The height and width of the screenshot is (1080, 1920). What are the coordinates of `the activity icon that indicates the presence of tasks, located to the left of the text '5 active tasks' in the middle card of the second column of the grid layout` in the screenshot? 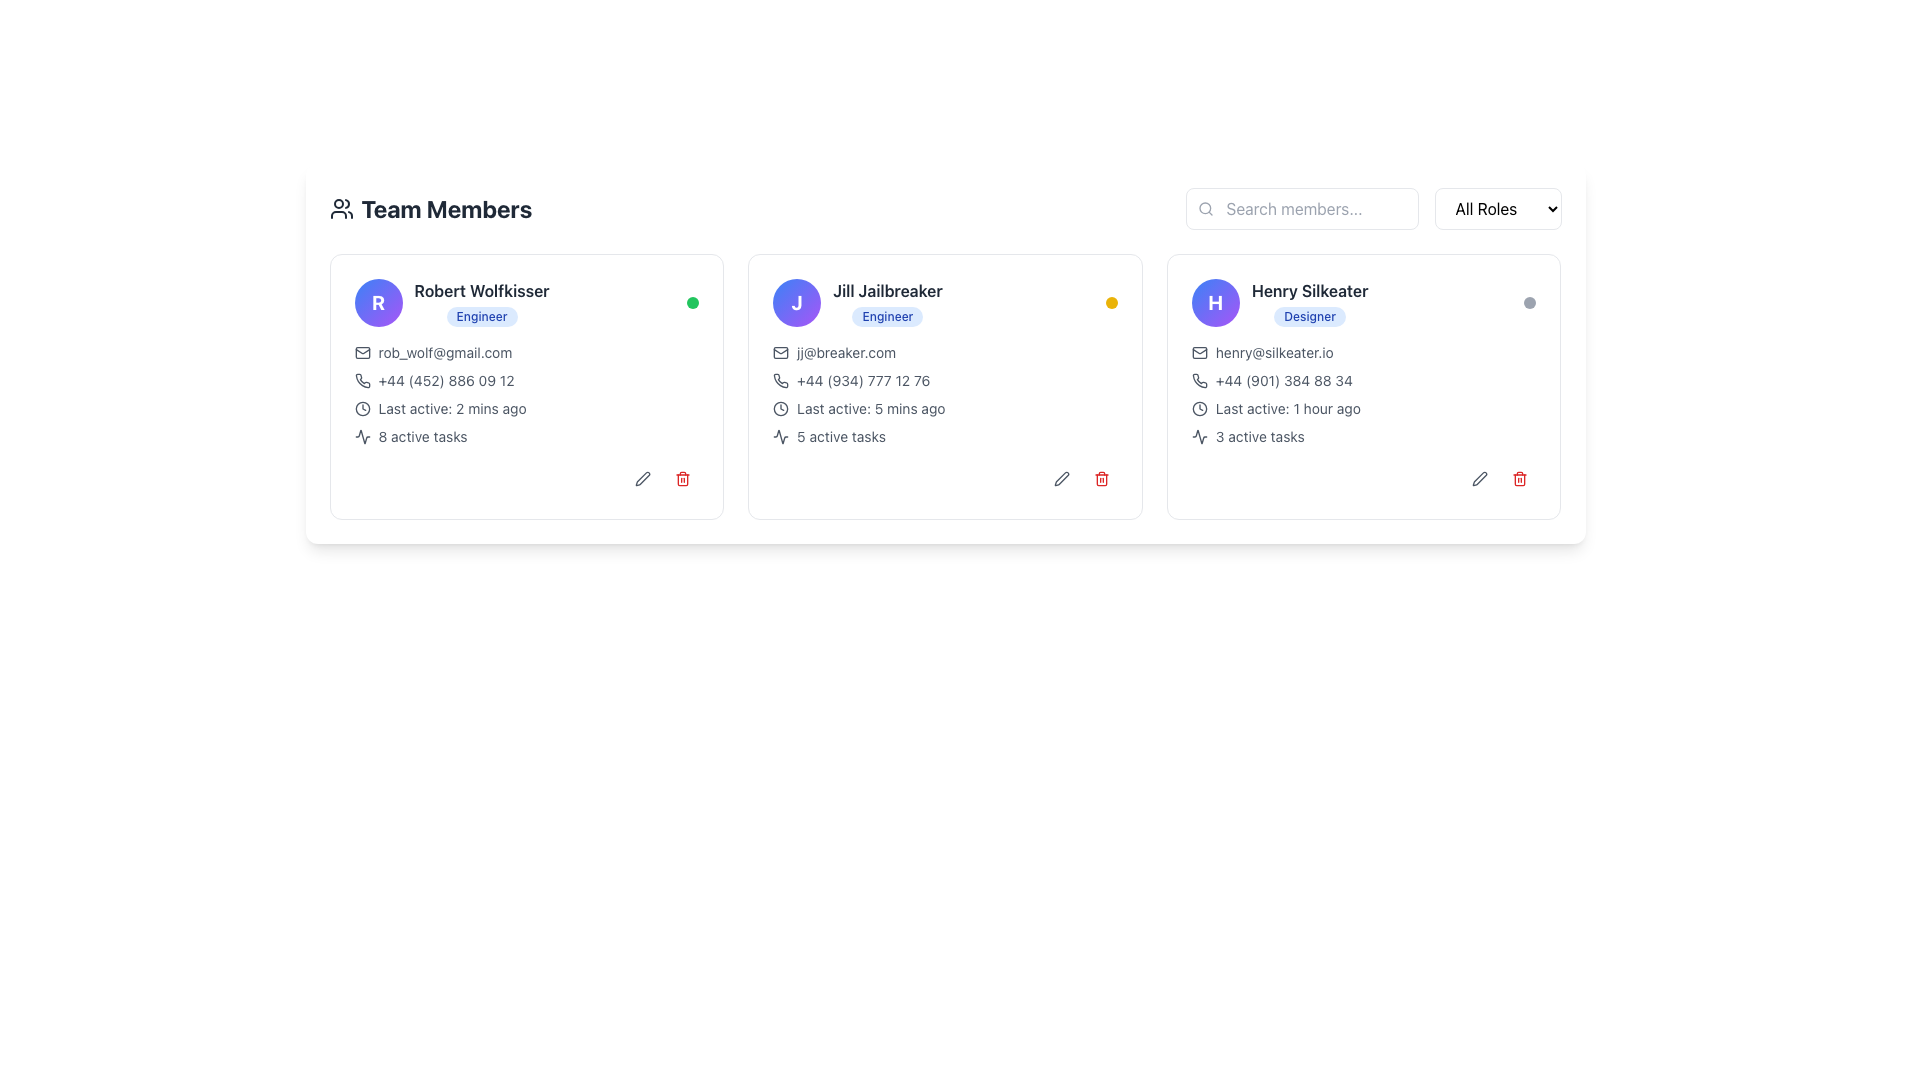 It's located at (780, 435).